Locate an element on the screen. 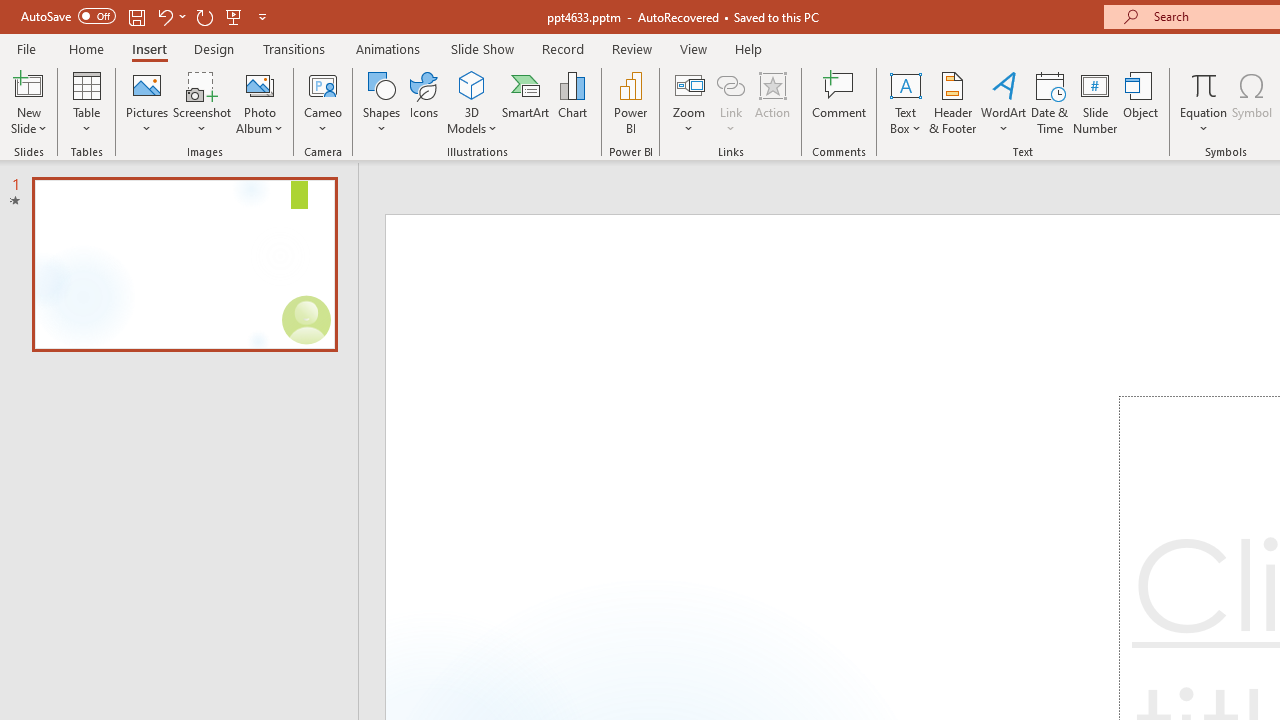  'New Photo Album...' is located at coordinates (258, 84).